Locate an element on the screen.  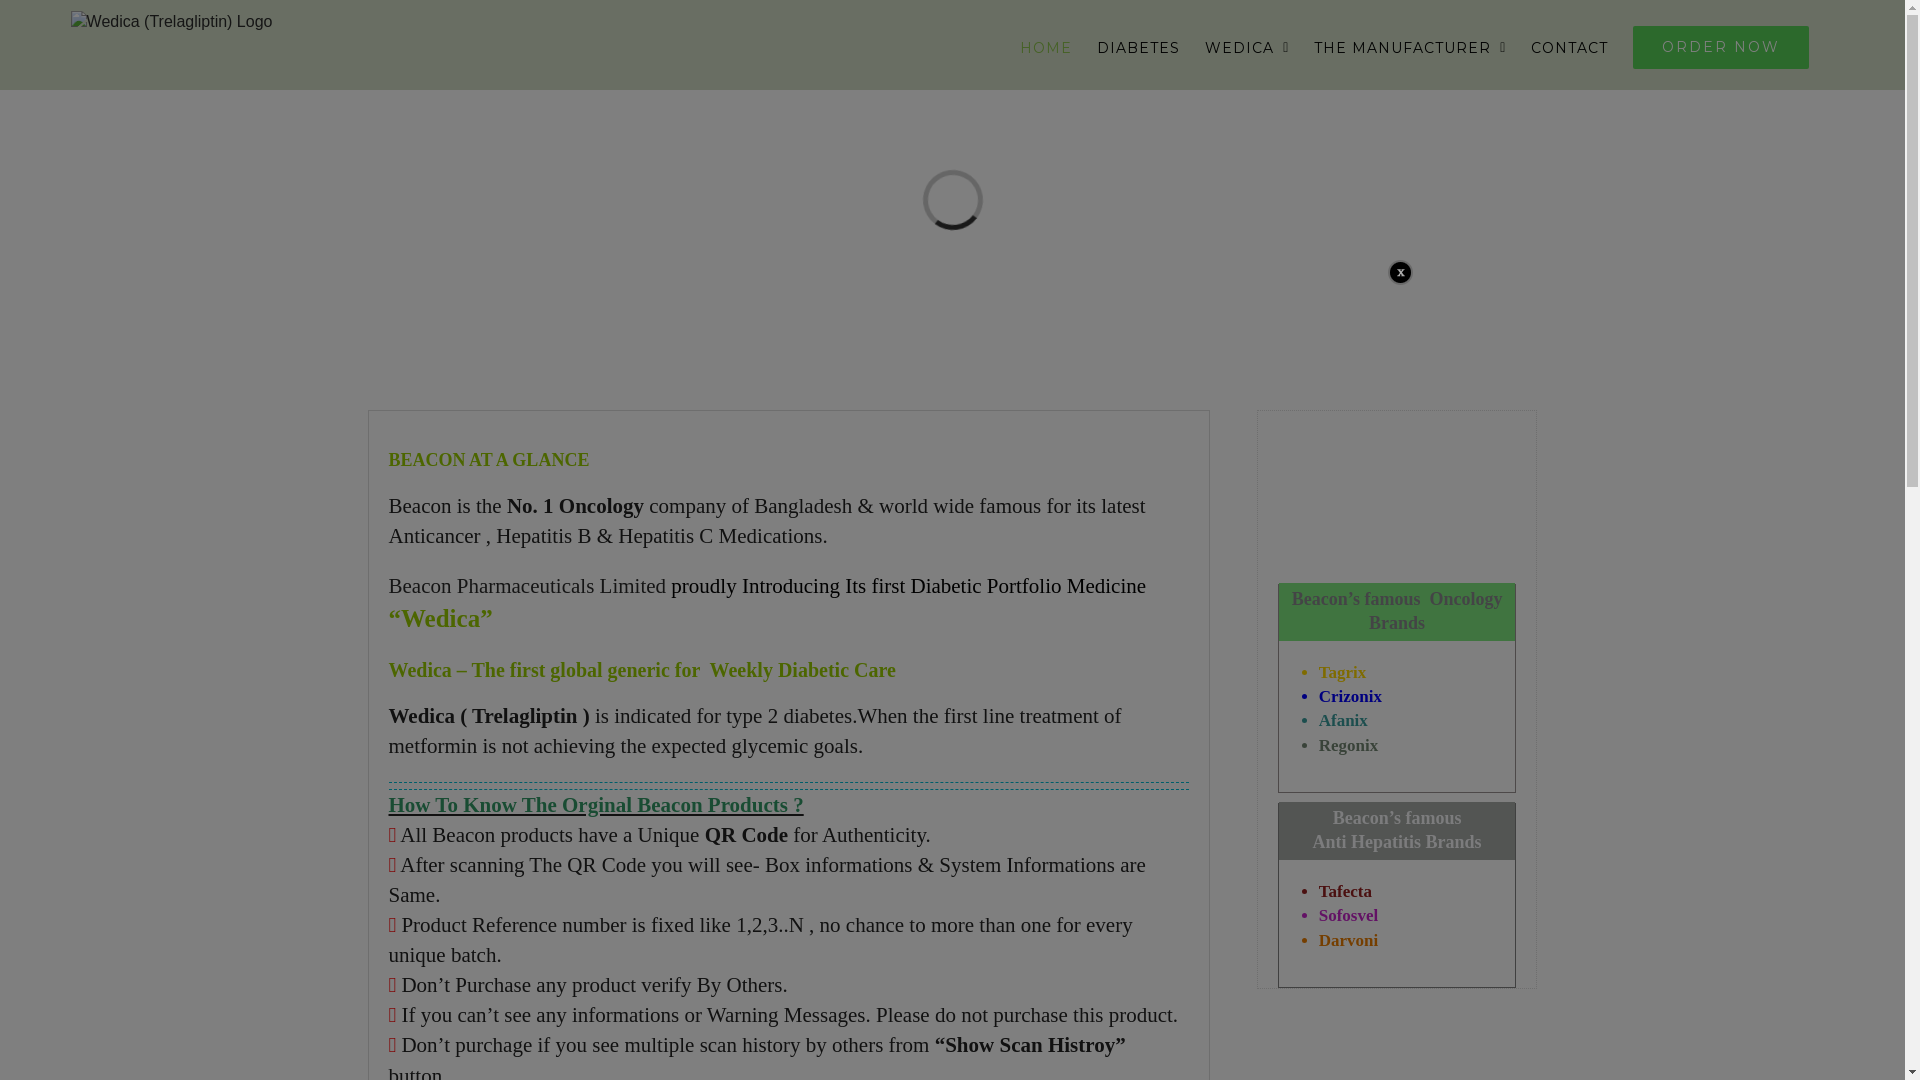
'Regonix' is located at coordinates (1348, 745).